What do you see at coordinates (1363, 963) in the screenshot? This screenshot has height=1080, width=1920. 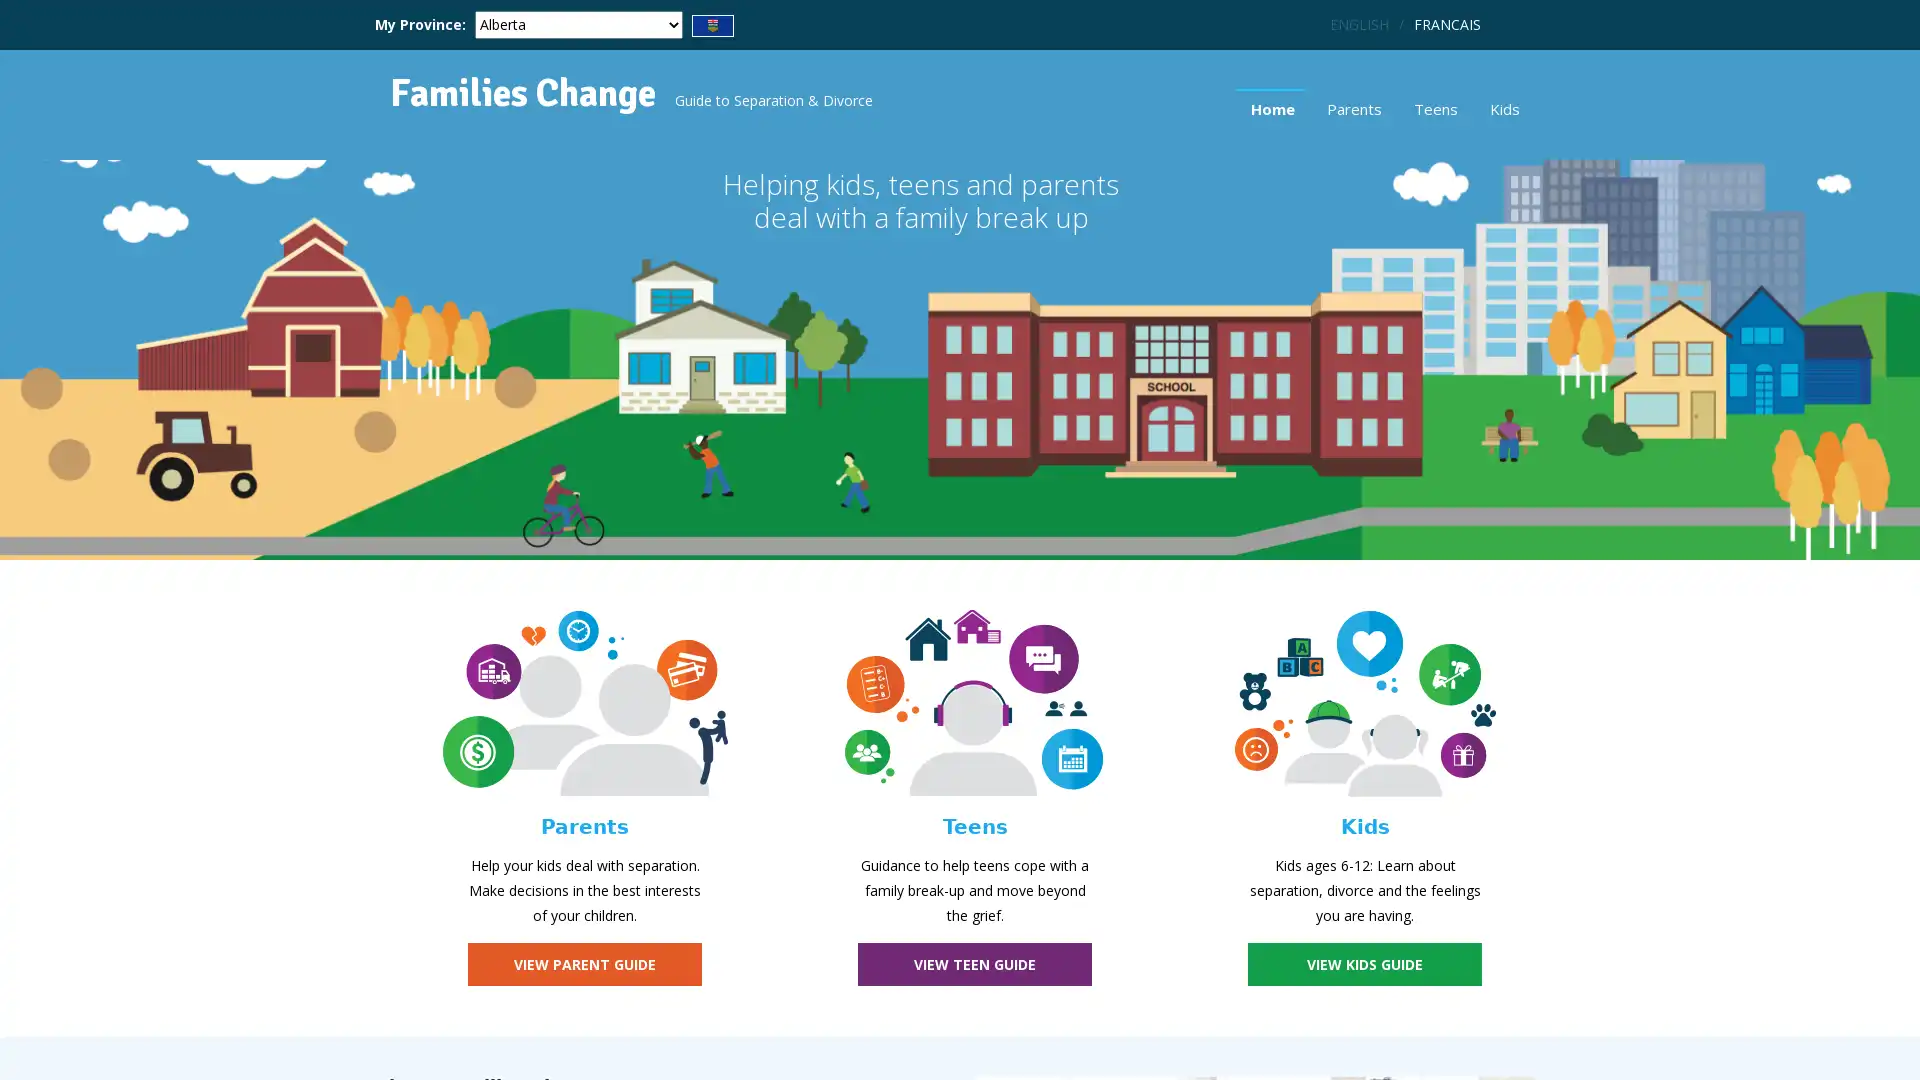 I see `VIEW KIDS GUIDE` at bounding box center [1363, 963].